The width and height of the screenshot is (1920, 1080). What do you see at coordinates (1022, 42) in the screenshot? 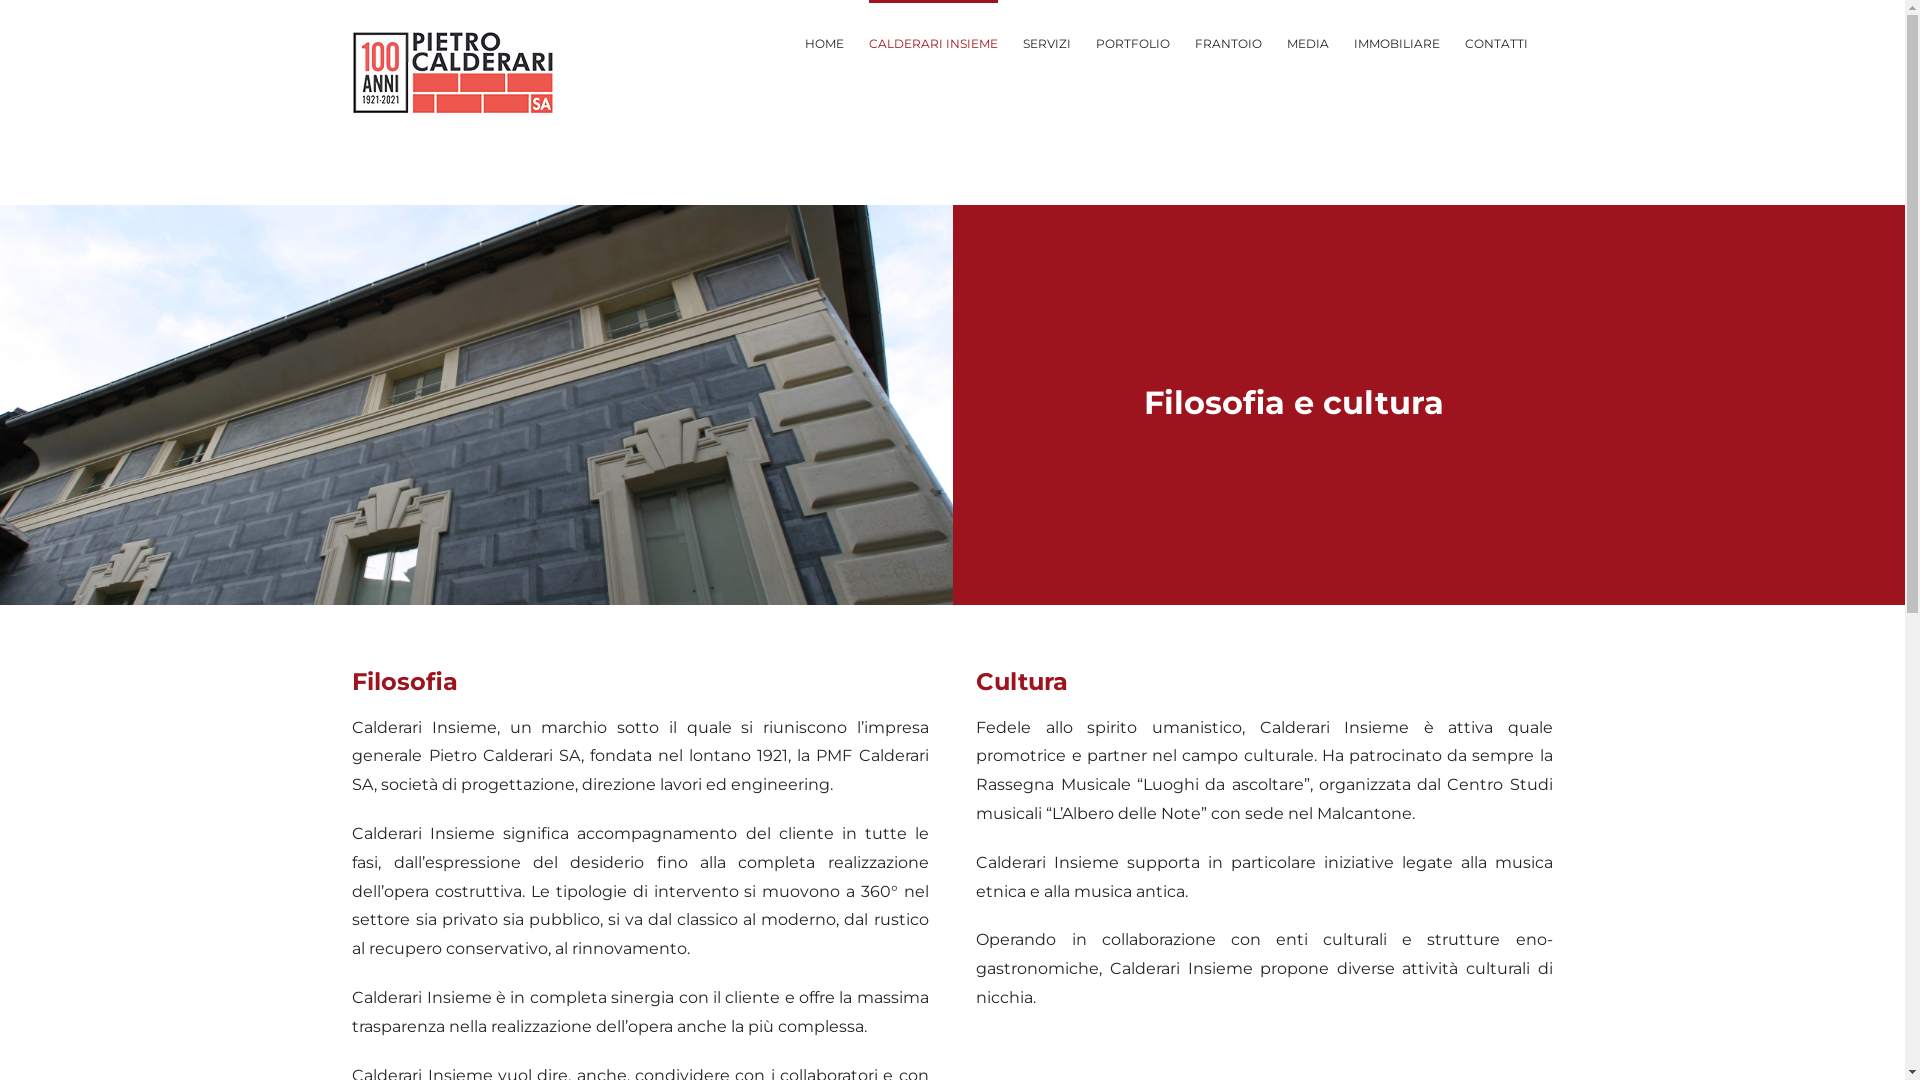
I see `'SERVIZI'` at bounding box center [1022, 42].